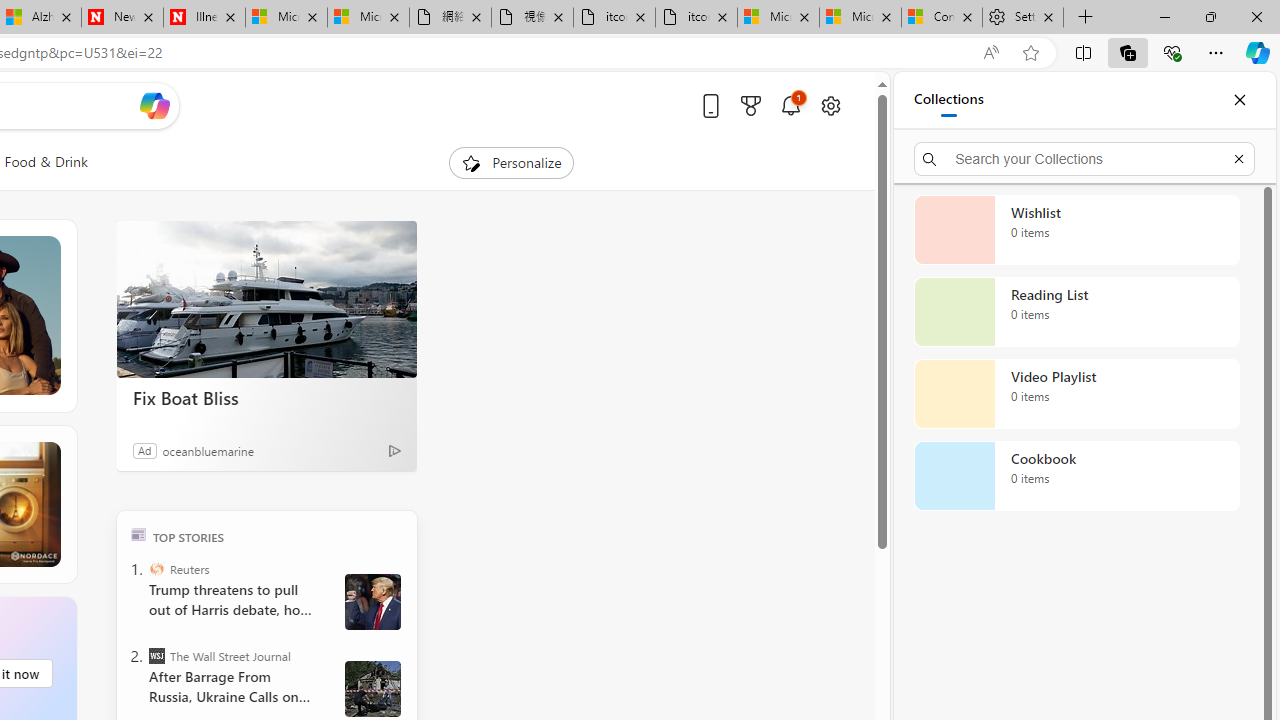 The width and height of the screenshot is (1280, 720). What do you see at coordinates (208, 450) in the screenshot?
I see `'oceanbluemarine'` at bounding box center [208, 450].